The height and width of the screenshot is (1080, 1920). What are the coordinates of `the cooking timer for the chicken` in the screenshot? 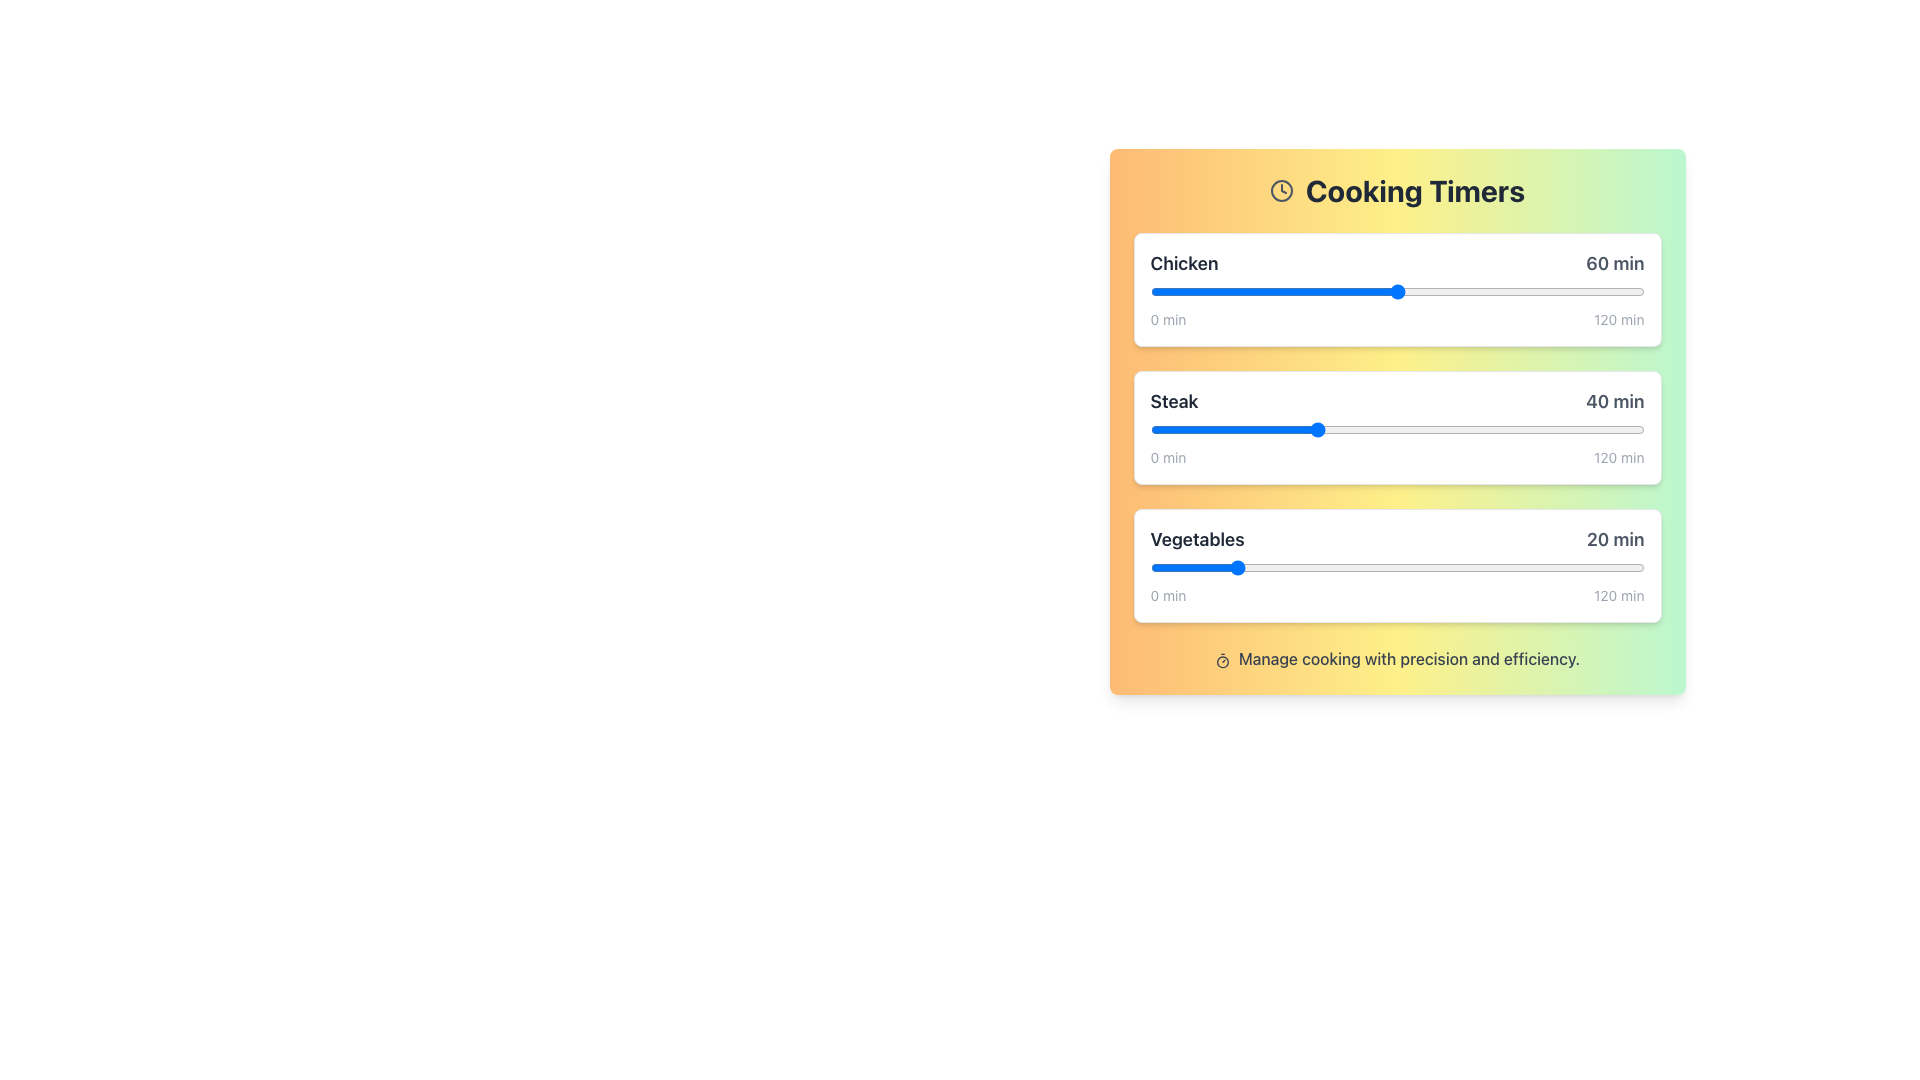 It's located at (1483, 292).